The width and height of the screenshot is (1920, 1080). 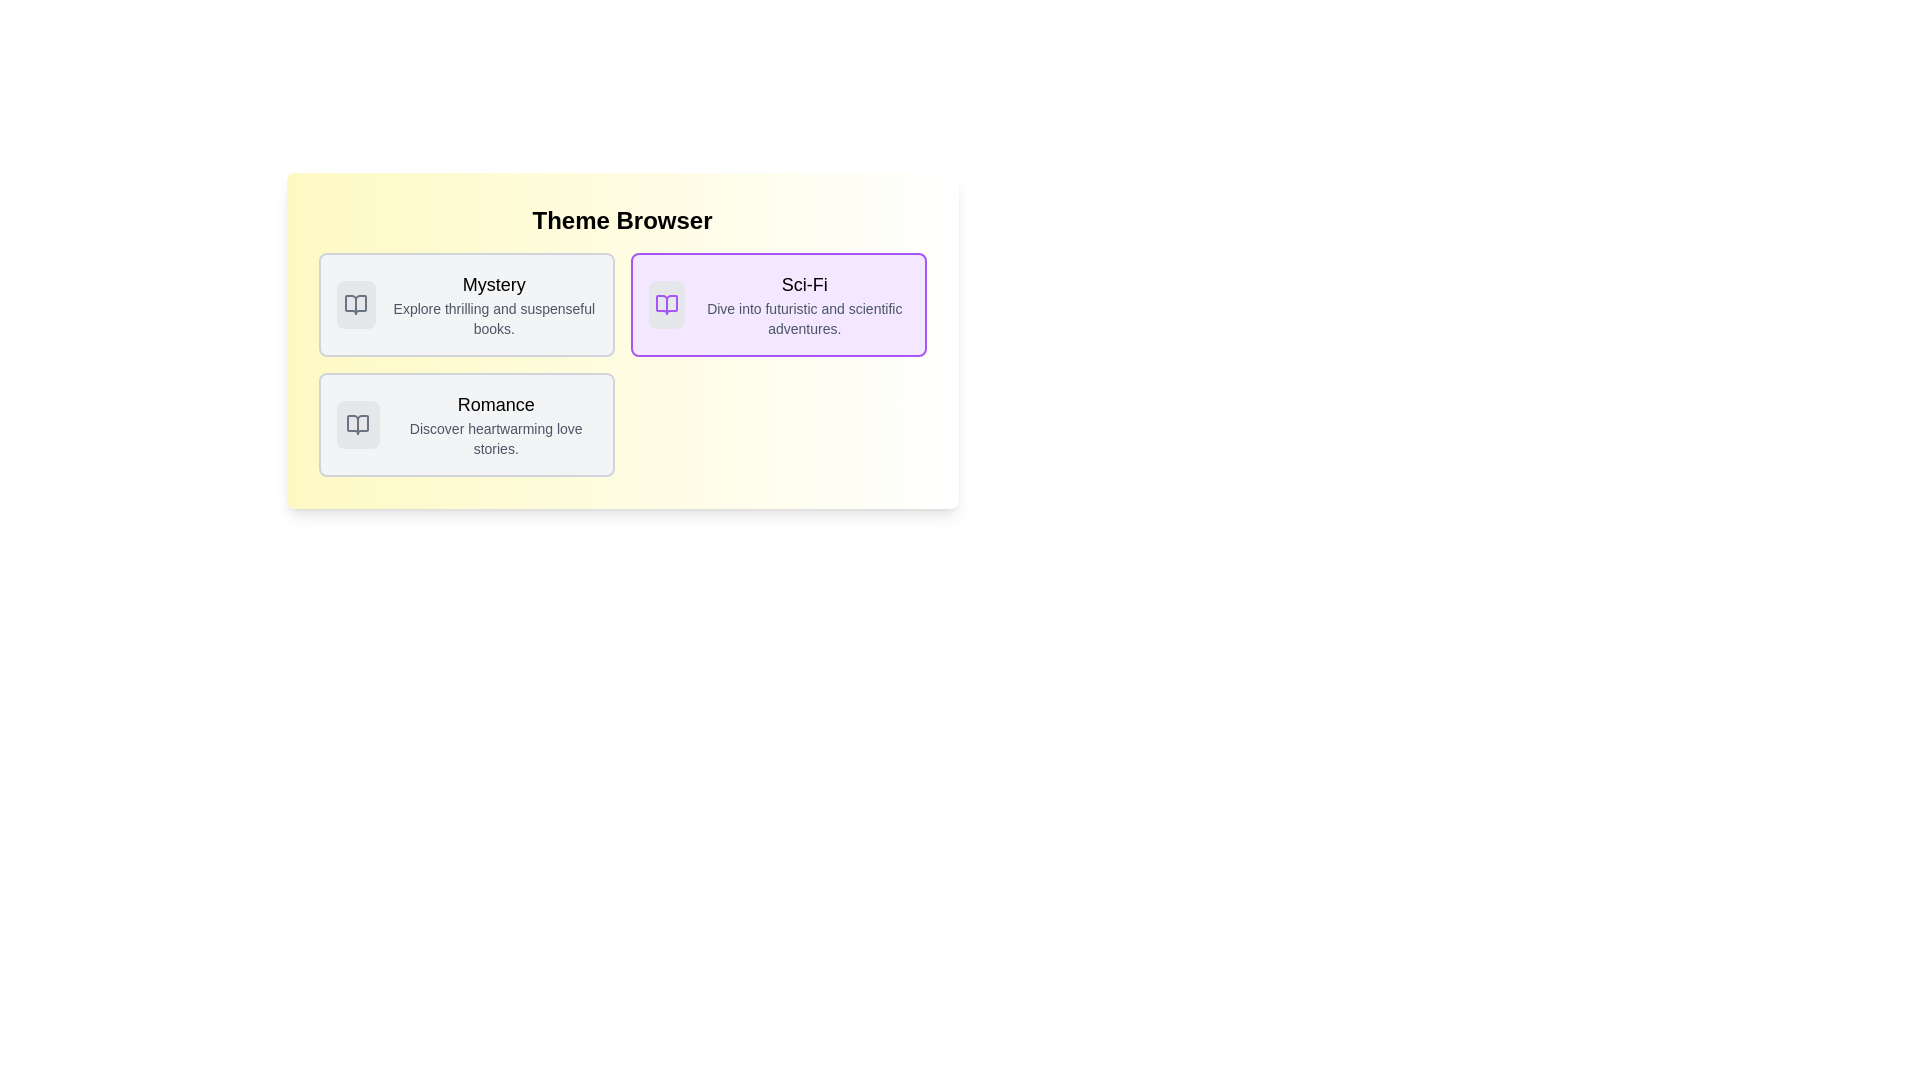 What do you see at coordinates (465, 423) in the screenshot?
I see `the theme card corresponding to Romance to select it` at bounding box center [465, 423].